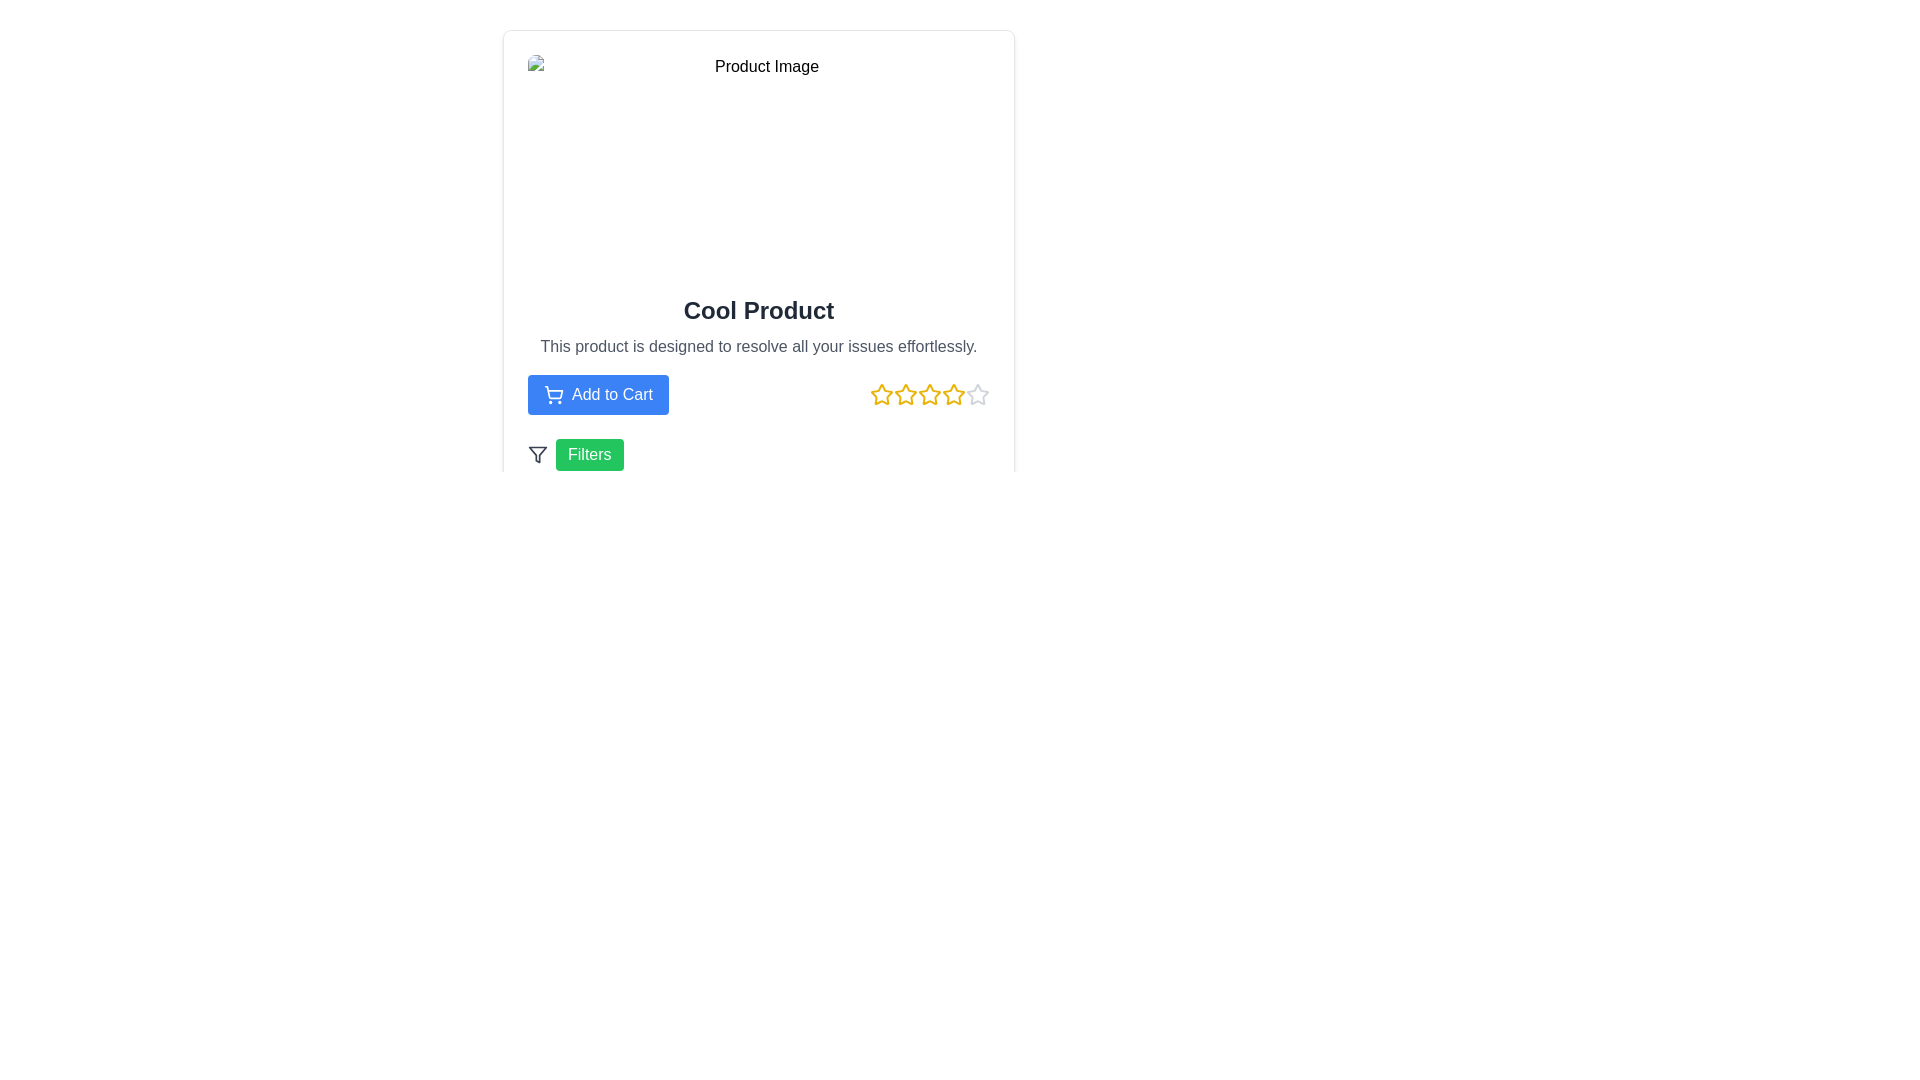  Describe the element at coordinates (905, 394) in the screenshot. I see `the third star icon in the interactive rating sequence` at that location.